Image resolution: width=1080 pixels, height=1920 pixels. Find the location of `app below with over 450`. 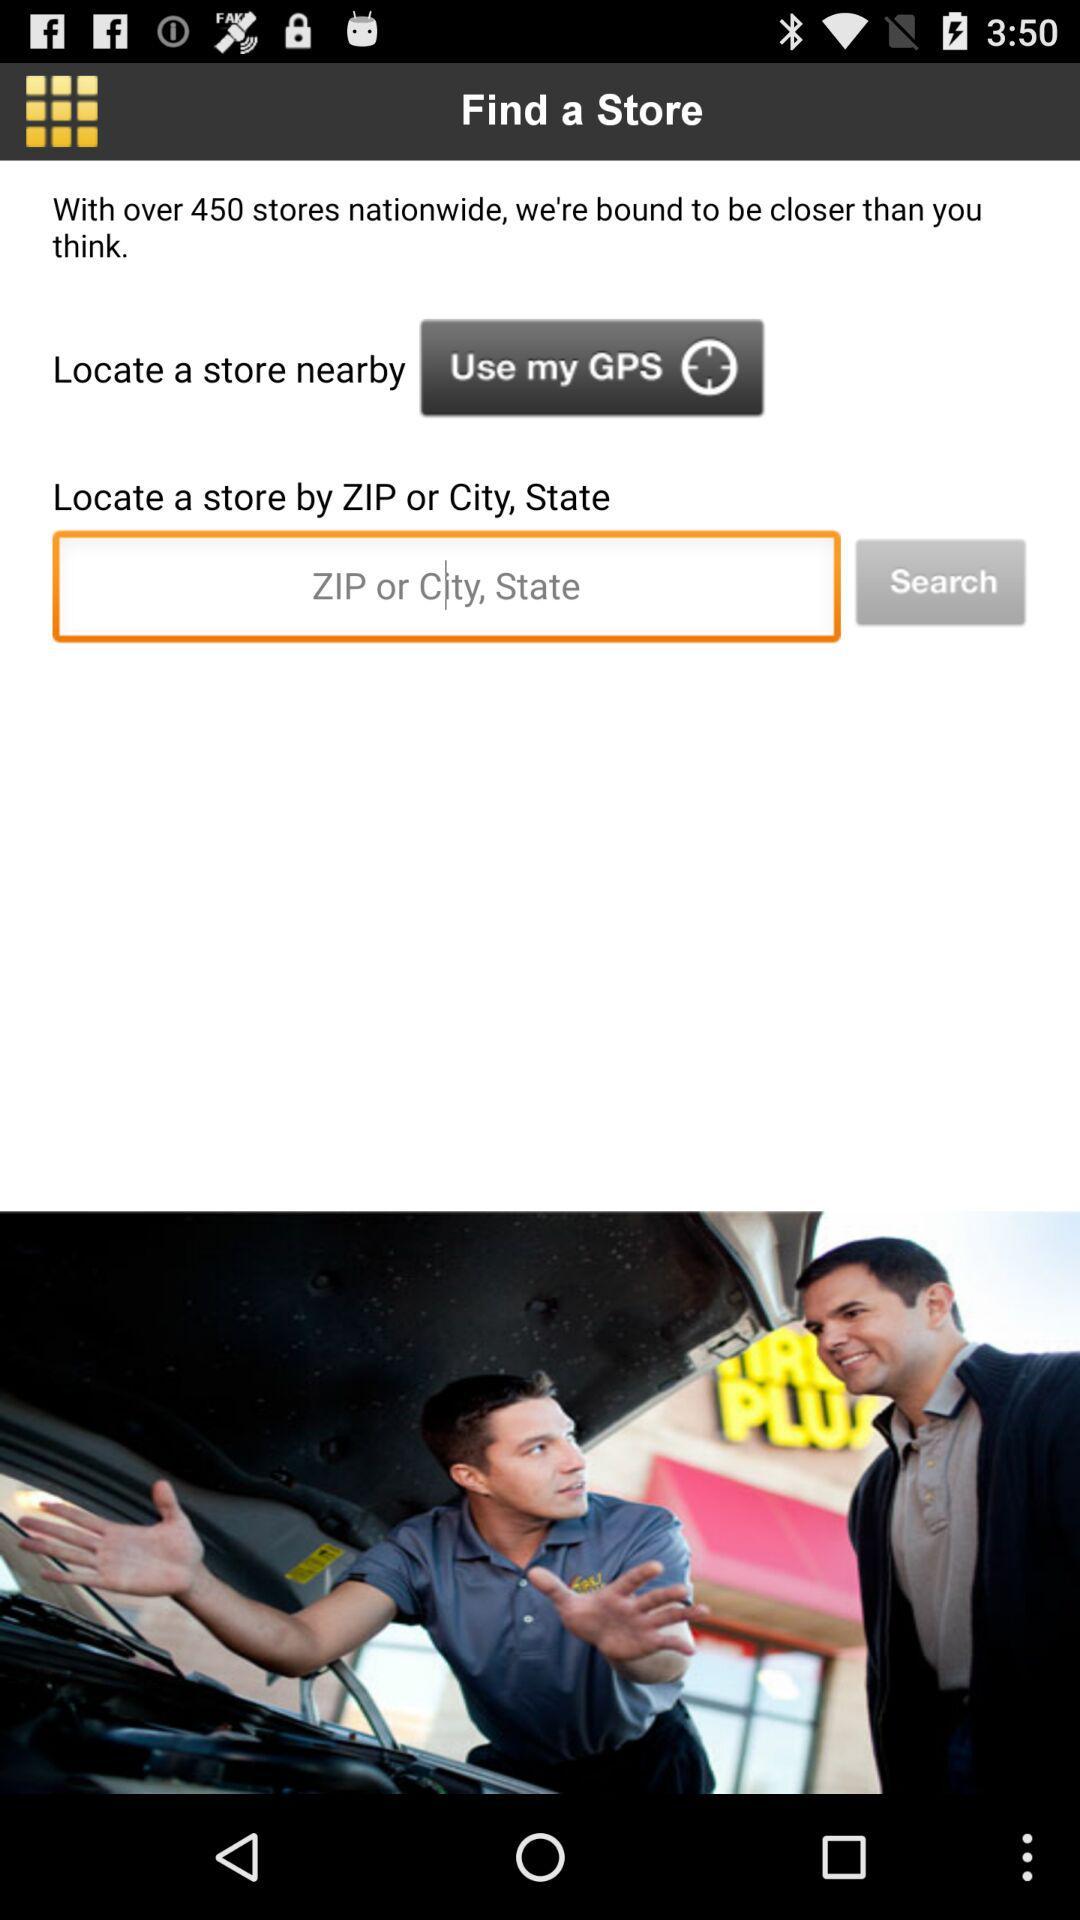

app below with over 450 is located at coordinates (940, 582).